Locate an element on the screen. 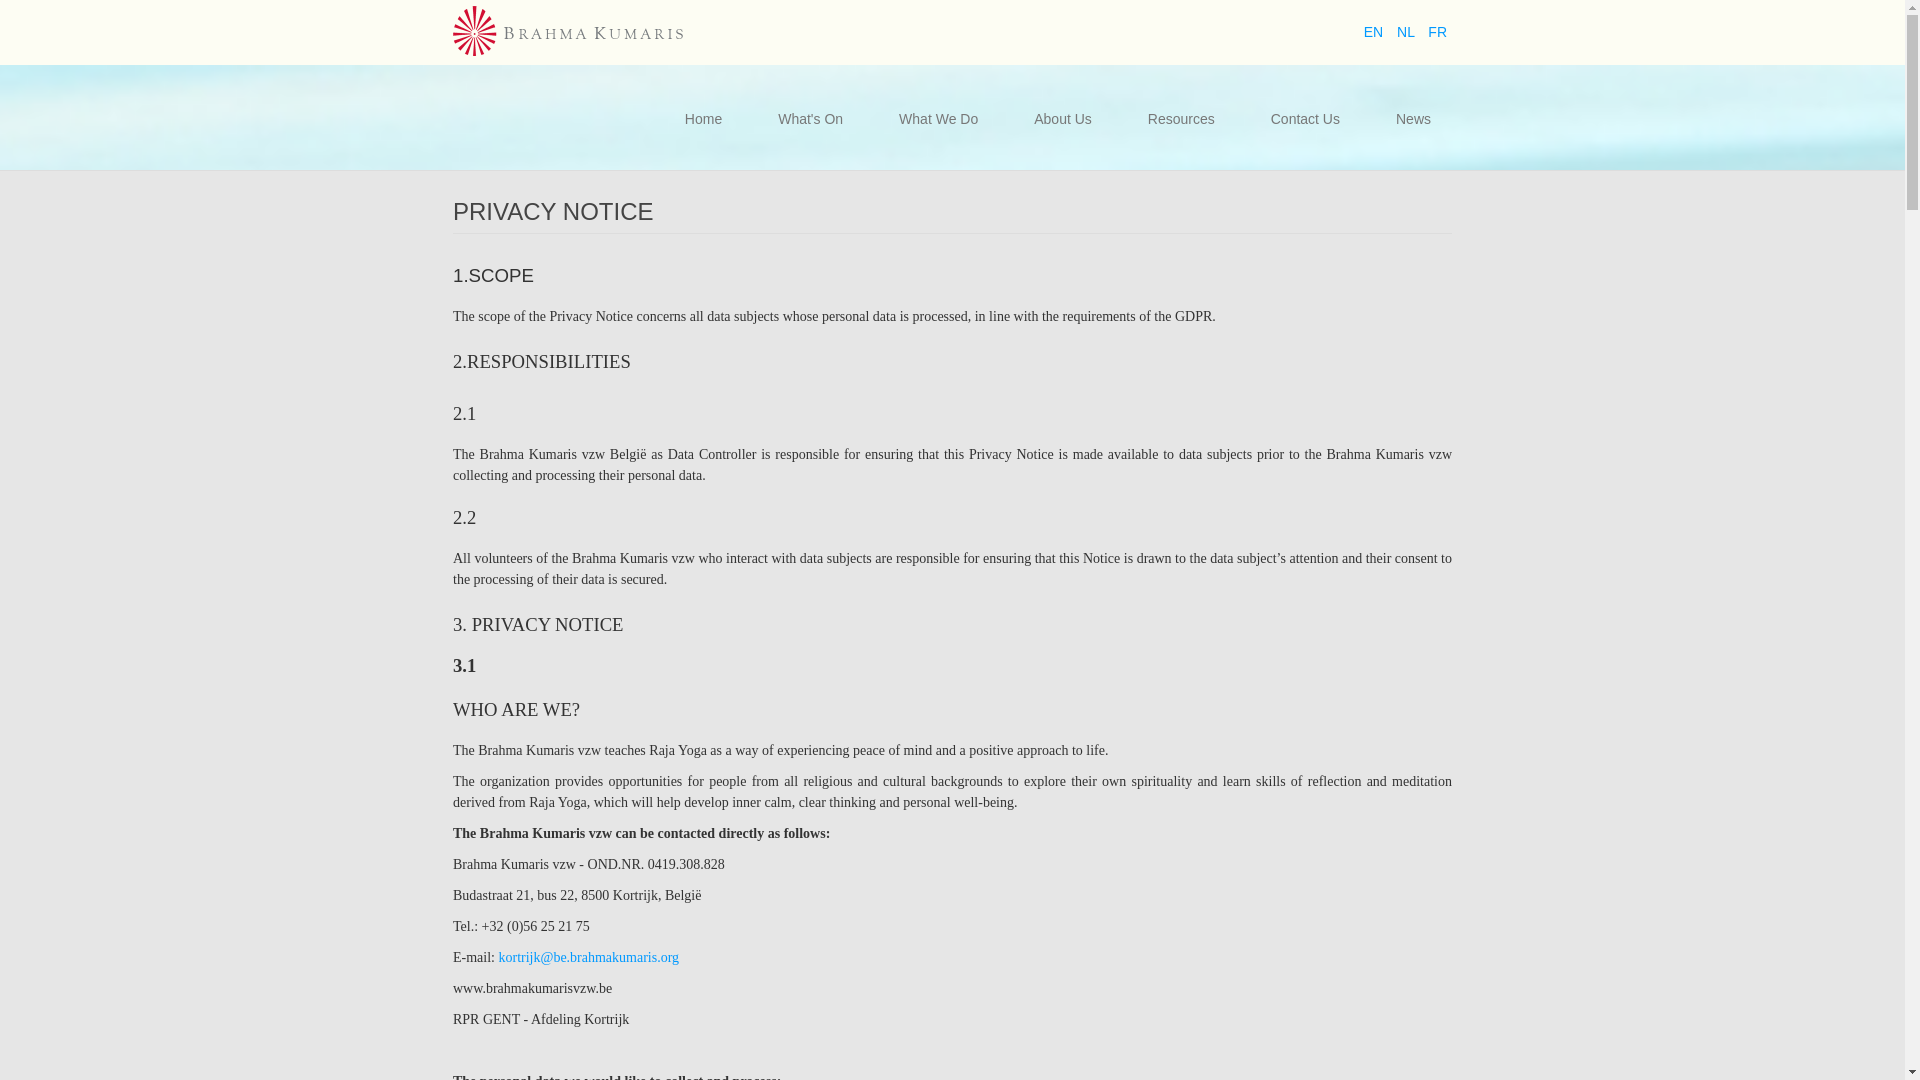 The height and width of the screenshot is (1080, 1920). 'About Us' is located at coordinates (1061, 119).